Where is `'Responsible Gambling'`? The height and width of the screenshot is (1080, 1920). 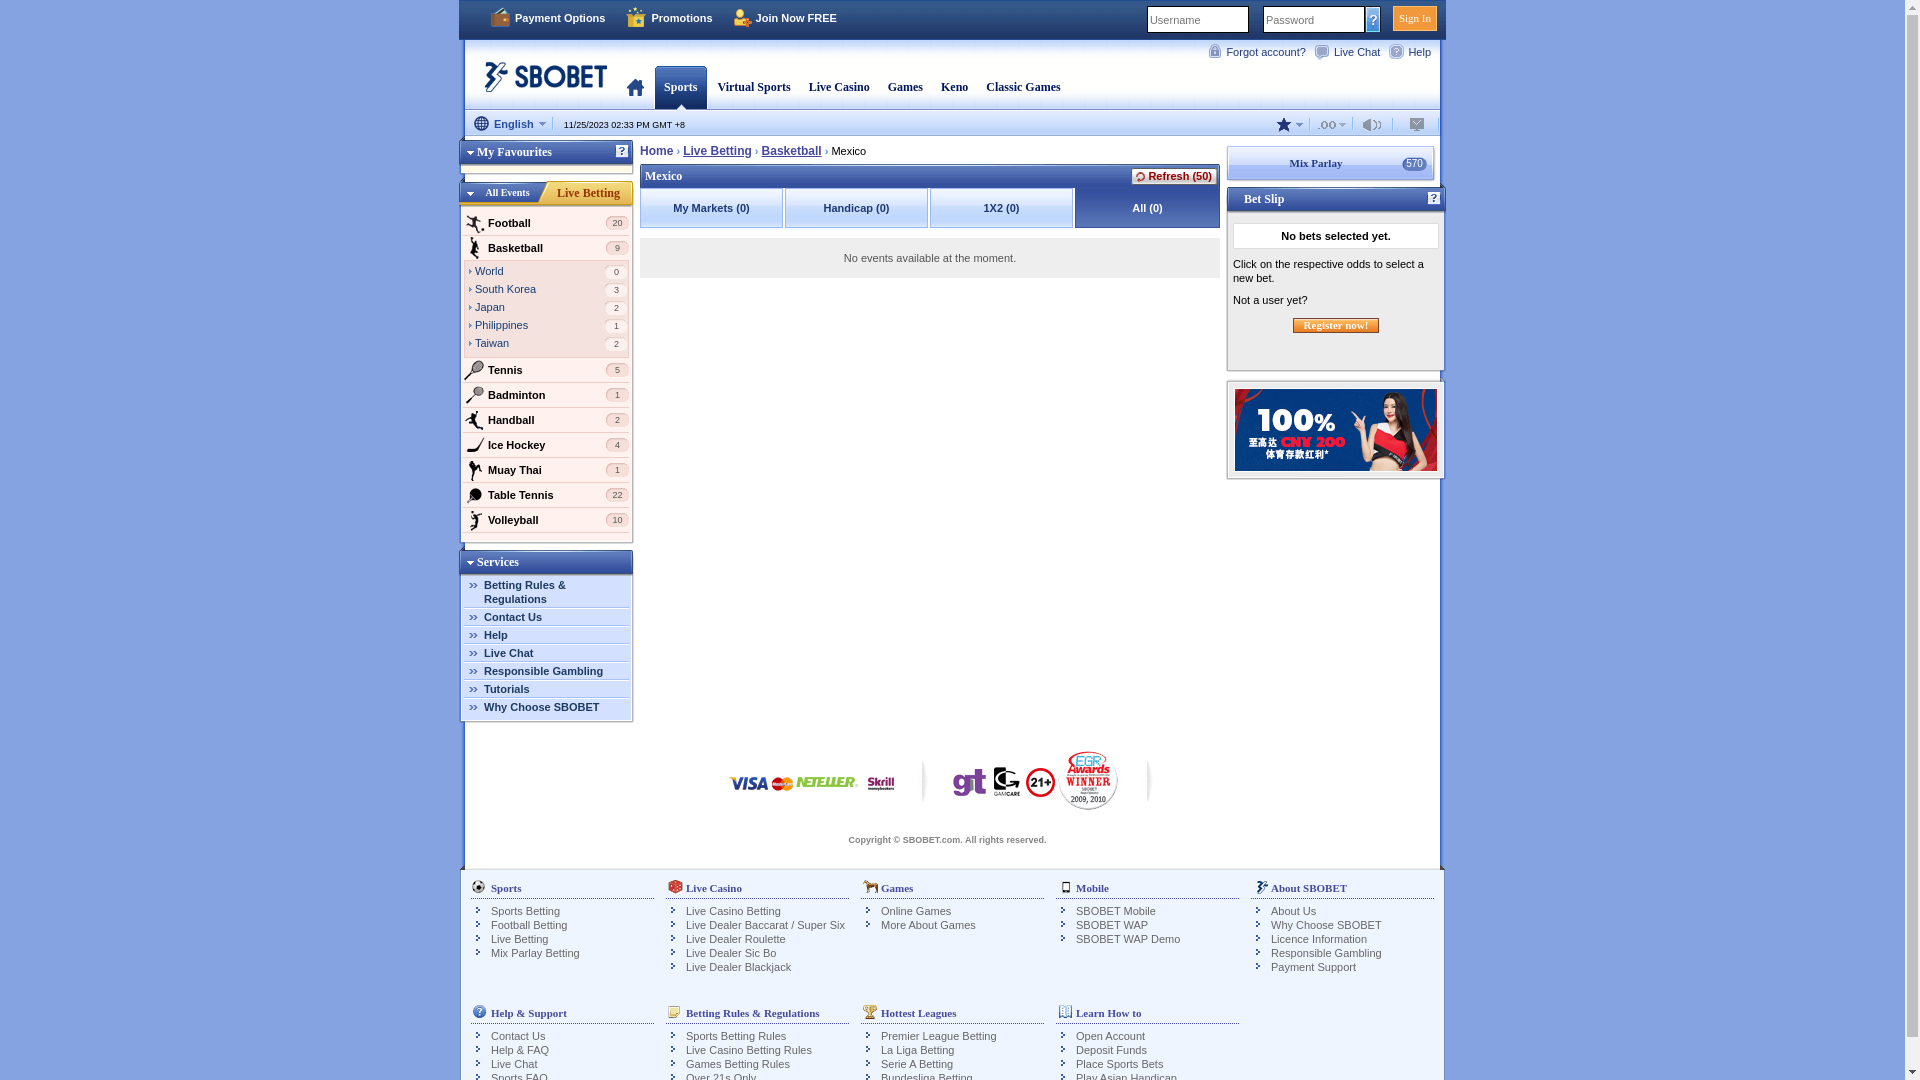
'Responsible Gambling' is located at coordinates (1270, 951).